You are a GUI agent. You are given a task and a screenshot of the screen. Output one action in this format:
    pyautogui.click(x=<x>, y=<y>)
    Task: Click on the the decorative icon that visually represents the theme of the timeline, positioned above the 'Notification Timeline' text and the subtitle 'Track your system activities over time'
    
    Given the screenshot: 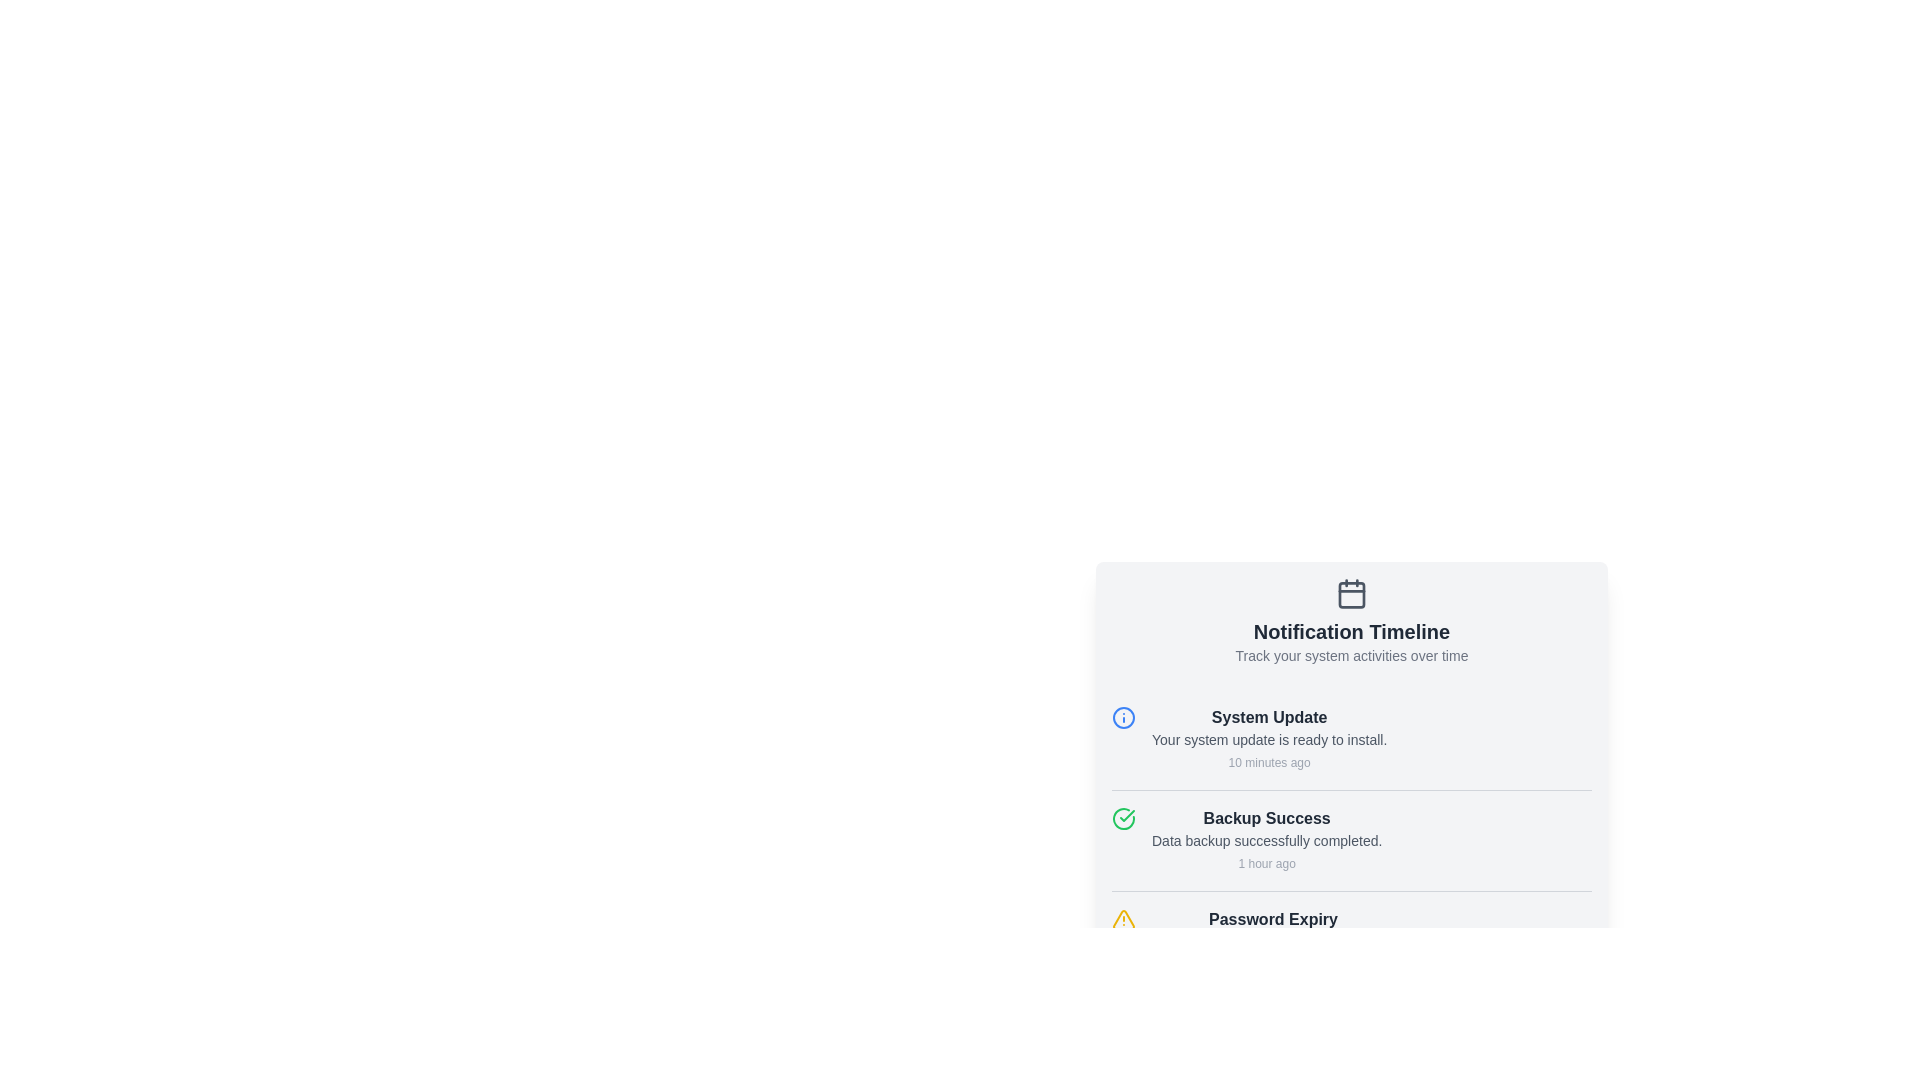 What is the action you would take?
    pyautogui.click(x=1352, y=593)
    